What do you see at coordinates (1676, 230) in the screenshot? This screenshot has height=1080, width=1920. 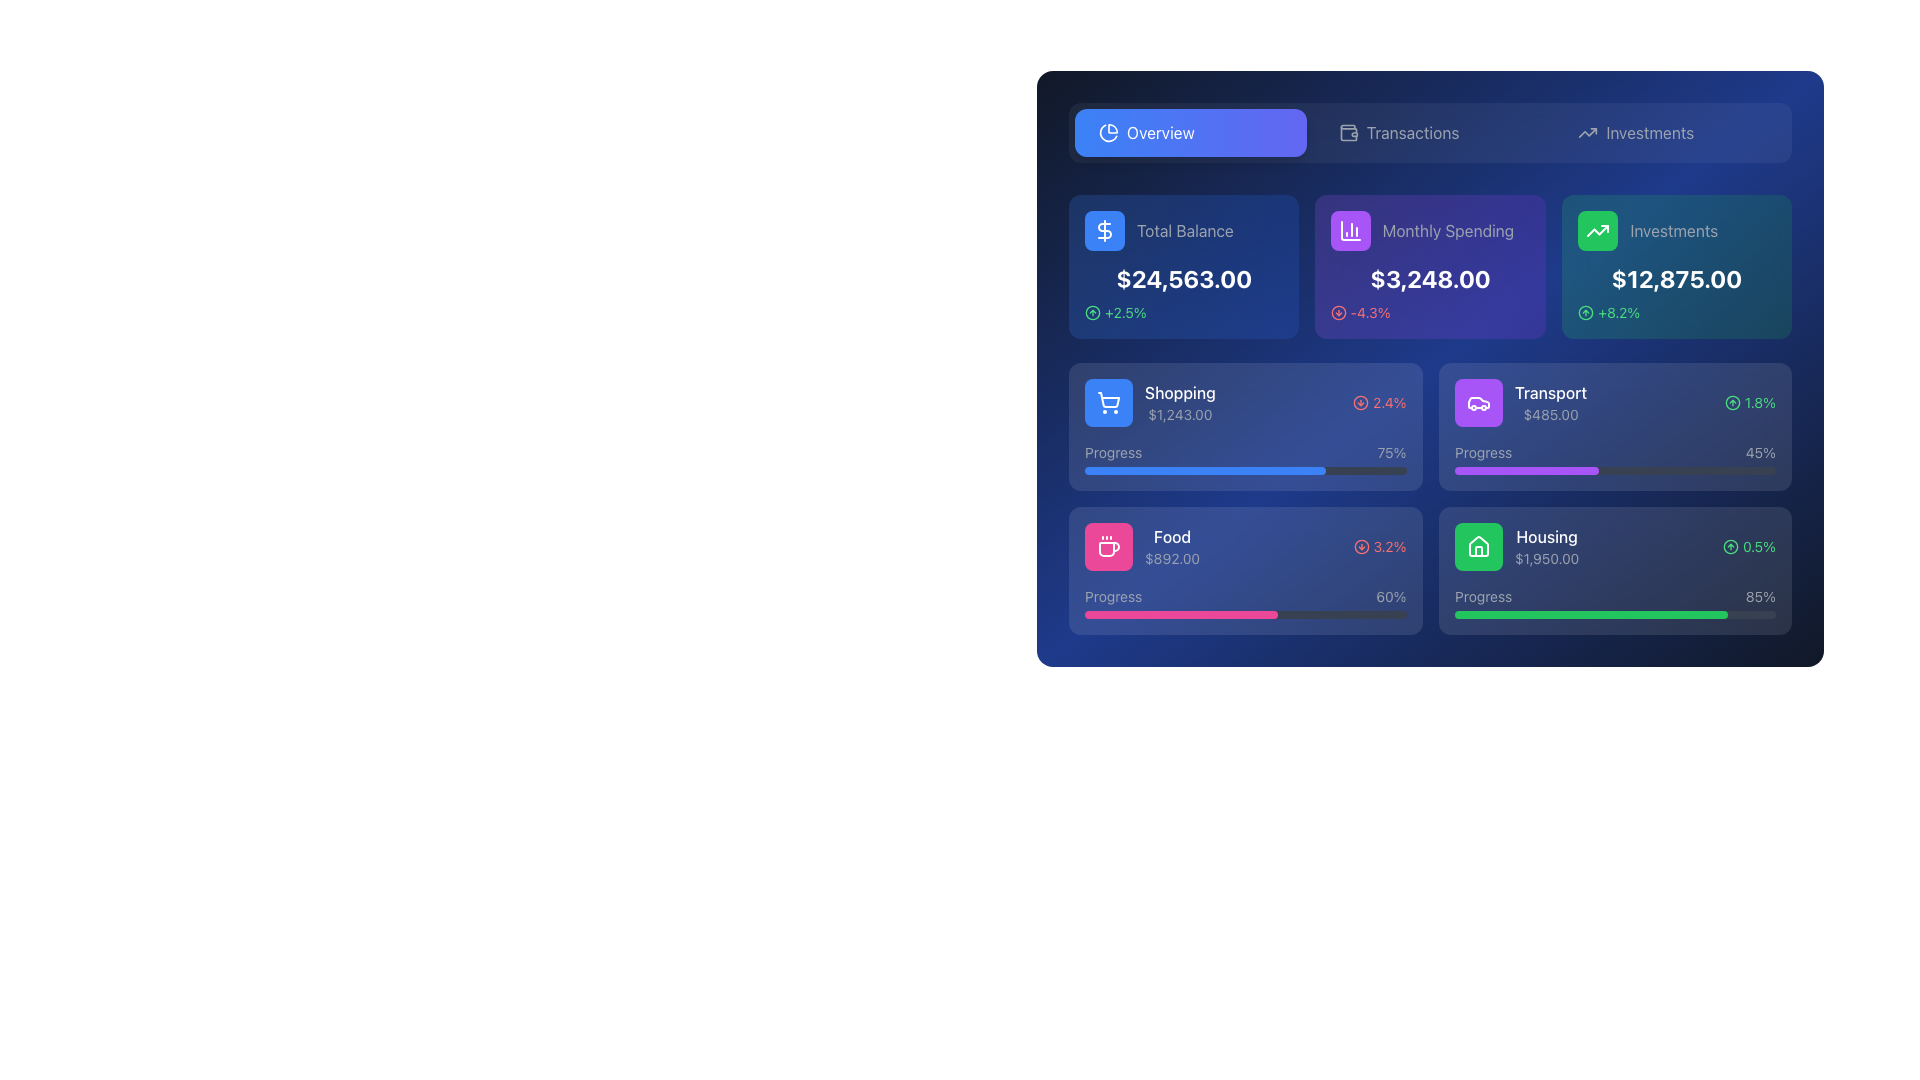 I see `the 'Investments' text label, which is styled in light gray and positioned to the right of a green square icon with an upward-trending arrow` at bounding box center [1676, 230].